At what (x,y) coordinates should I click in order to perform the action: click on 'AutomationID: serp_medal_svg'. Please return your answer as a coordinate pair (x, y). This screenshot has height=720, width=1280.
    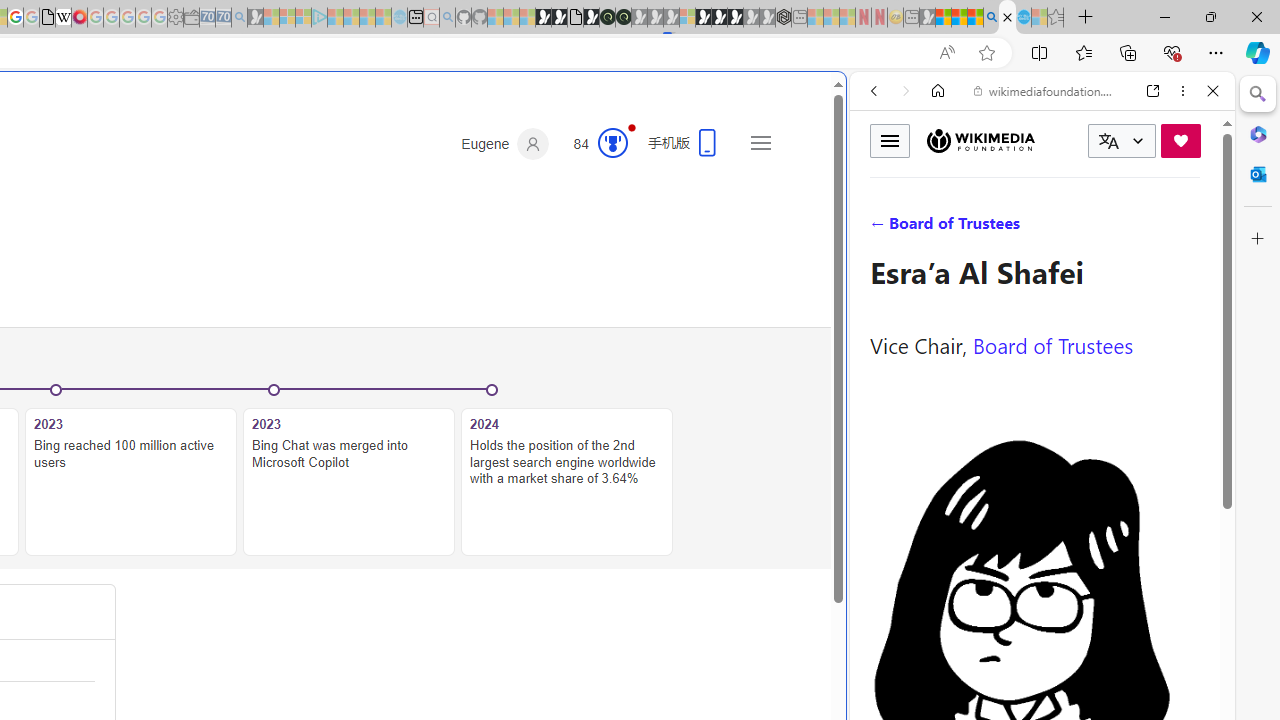
    Looking at the image, I should click on (611, 141).